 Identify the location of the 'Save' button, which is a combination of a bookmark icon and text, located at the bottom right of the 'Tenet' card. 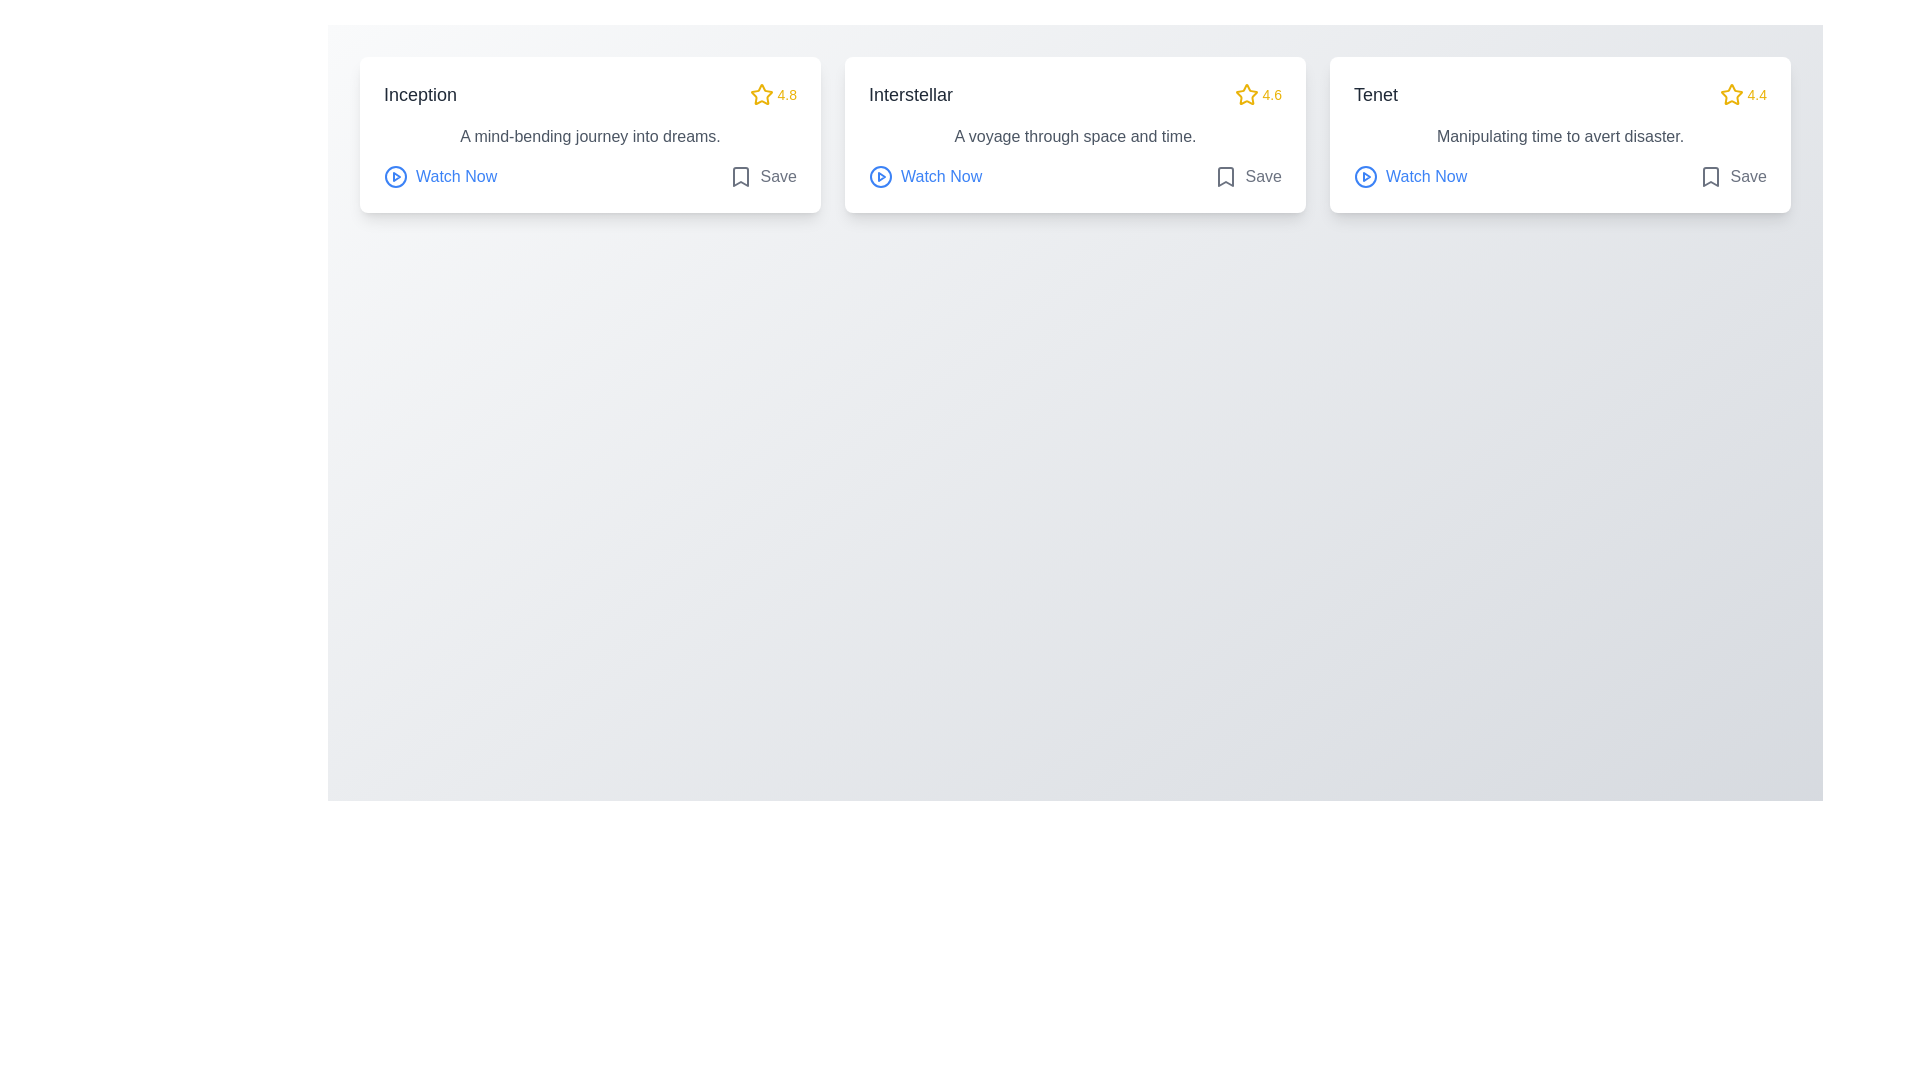
(1731, 176).